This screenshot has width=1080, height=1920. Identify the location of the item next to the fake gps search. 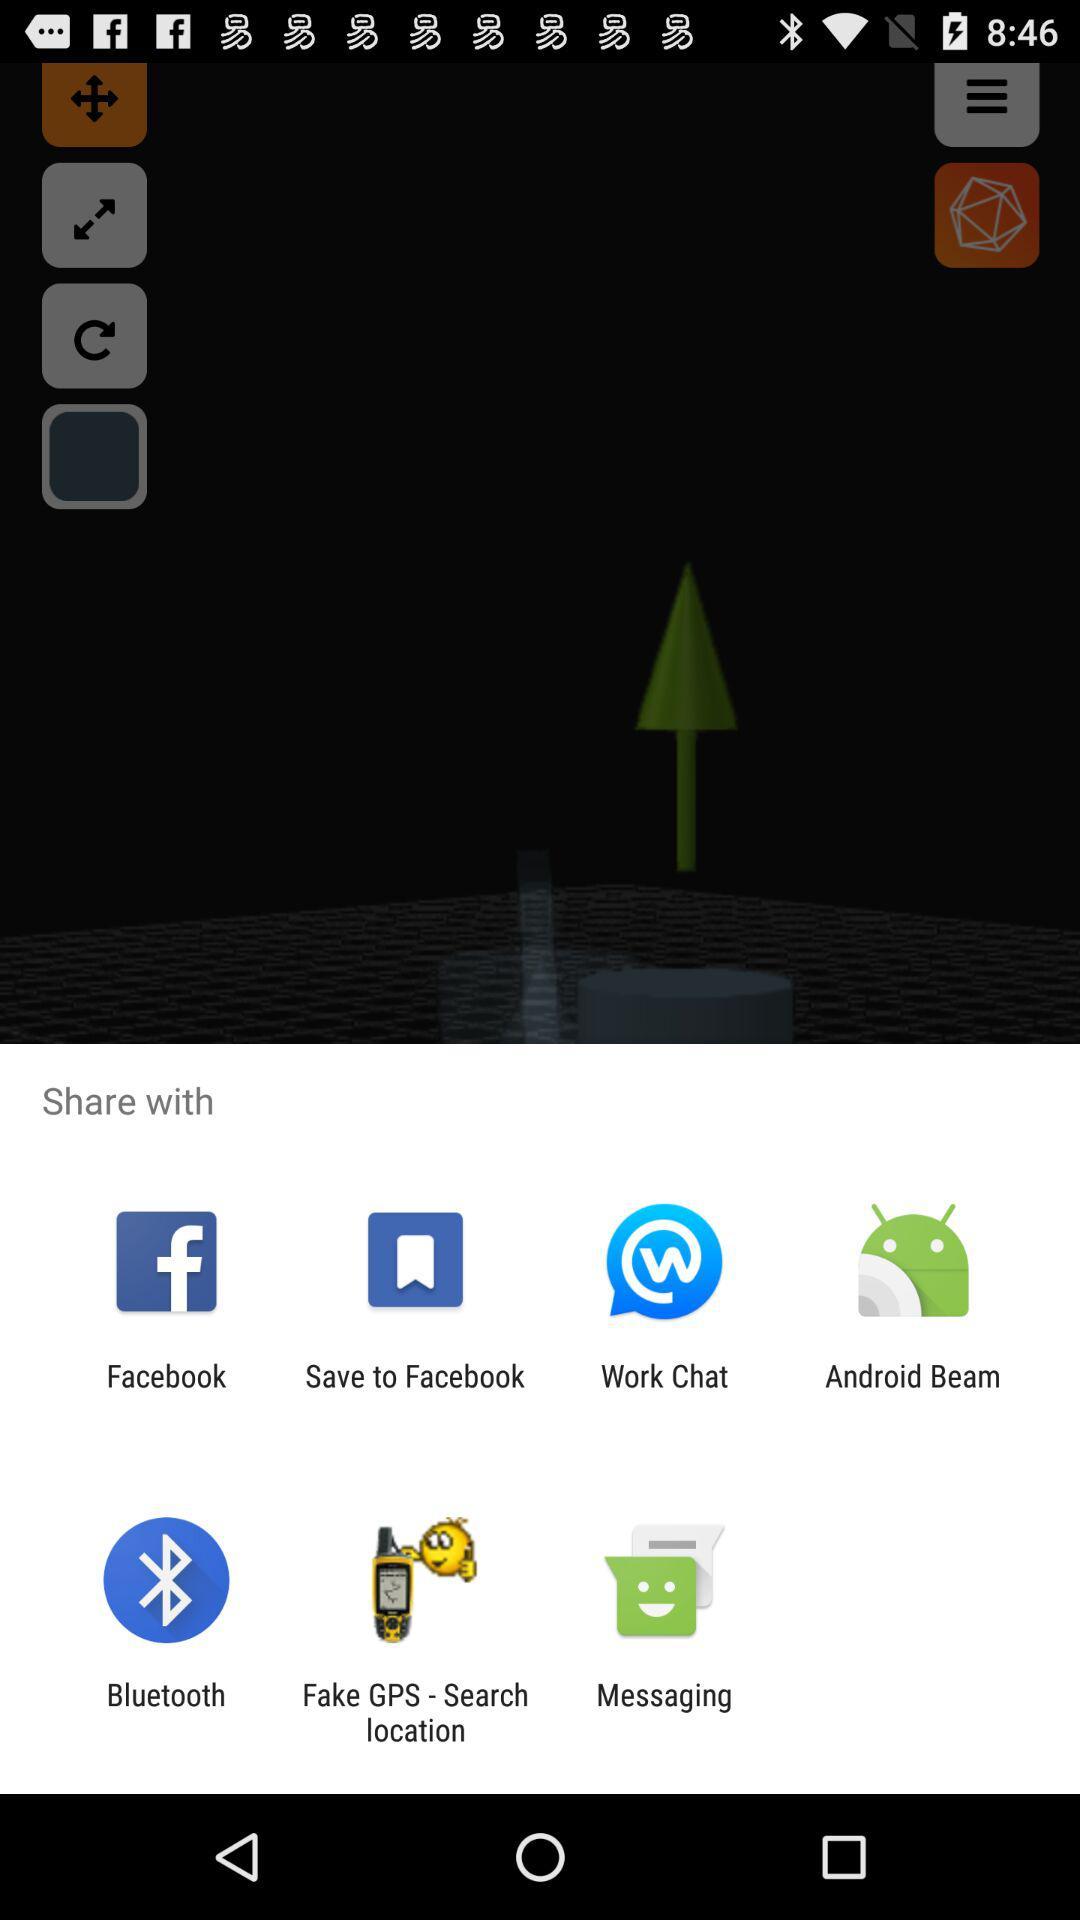
(664, 1711).